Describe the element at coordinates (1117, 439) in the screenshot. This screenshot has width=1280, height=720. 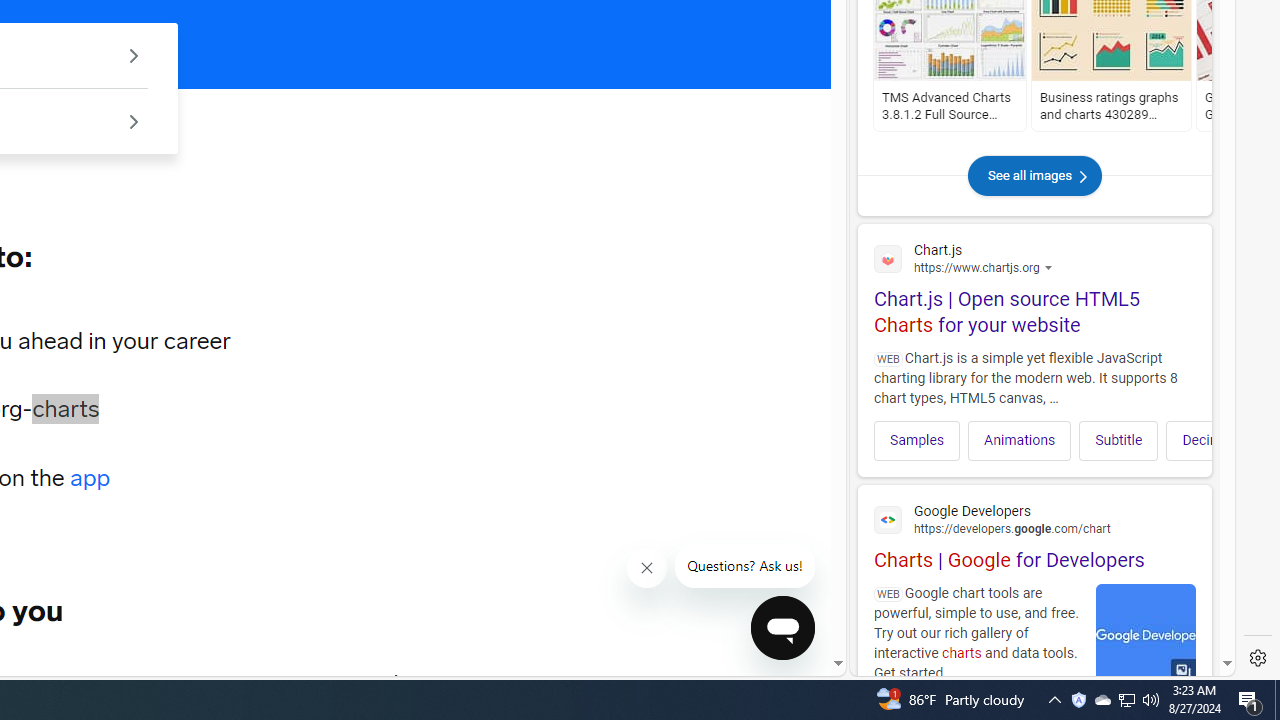
I see `'Subtitle'` at that location.